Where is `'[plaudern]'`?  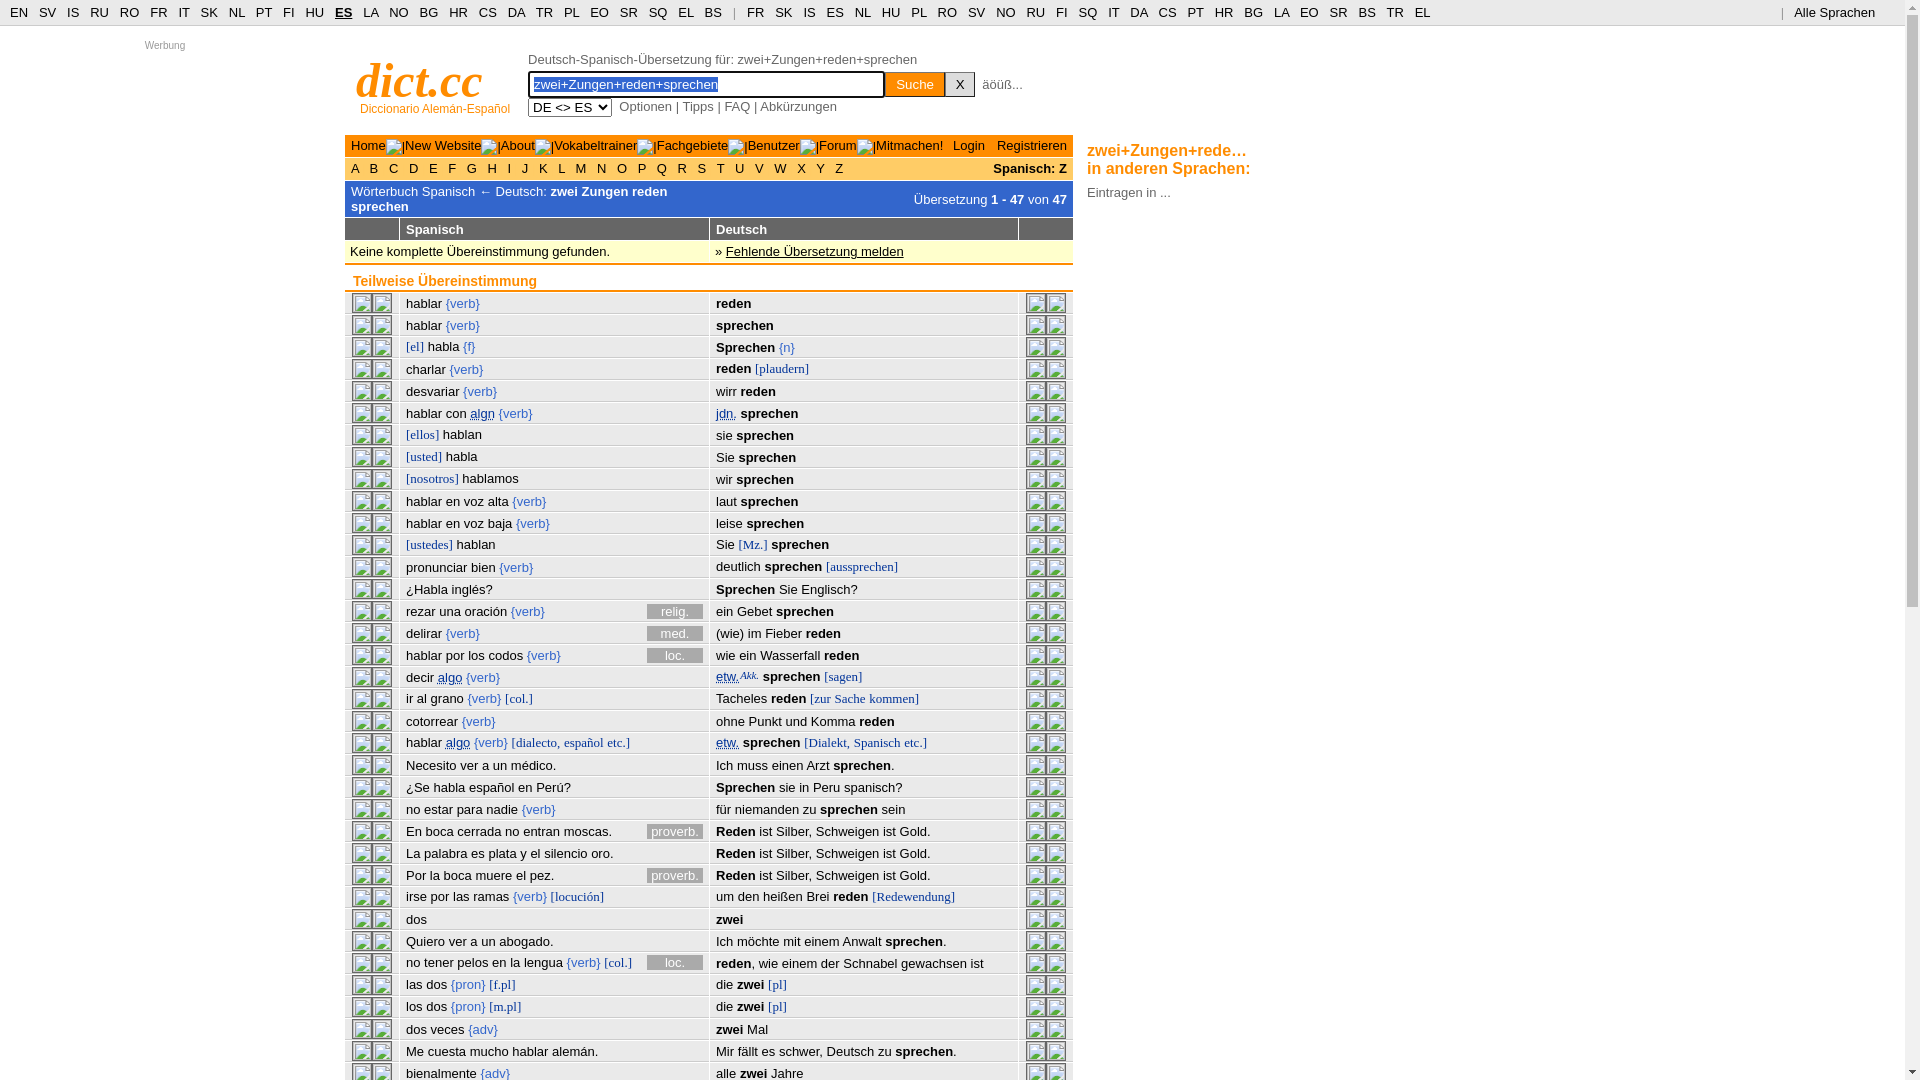
'[plaudern]' is located at coordinates (781, 368).